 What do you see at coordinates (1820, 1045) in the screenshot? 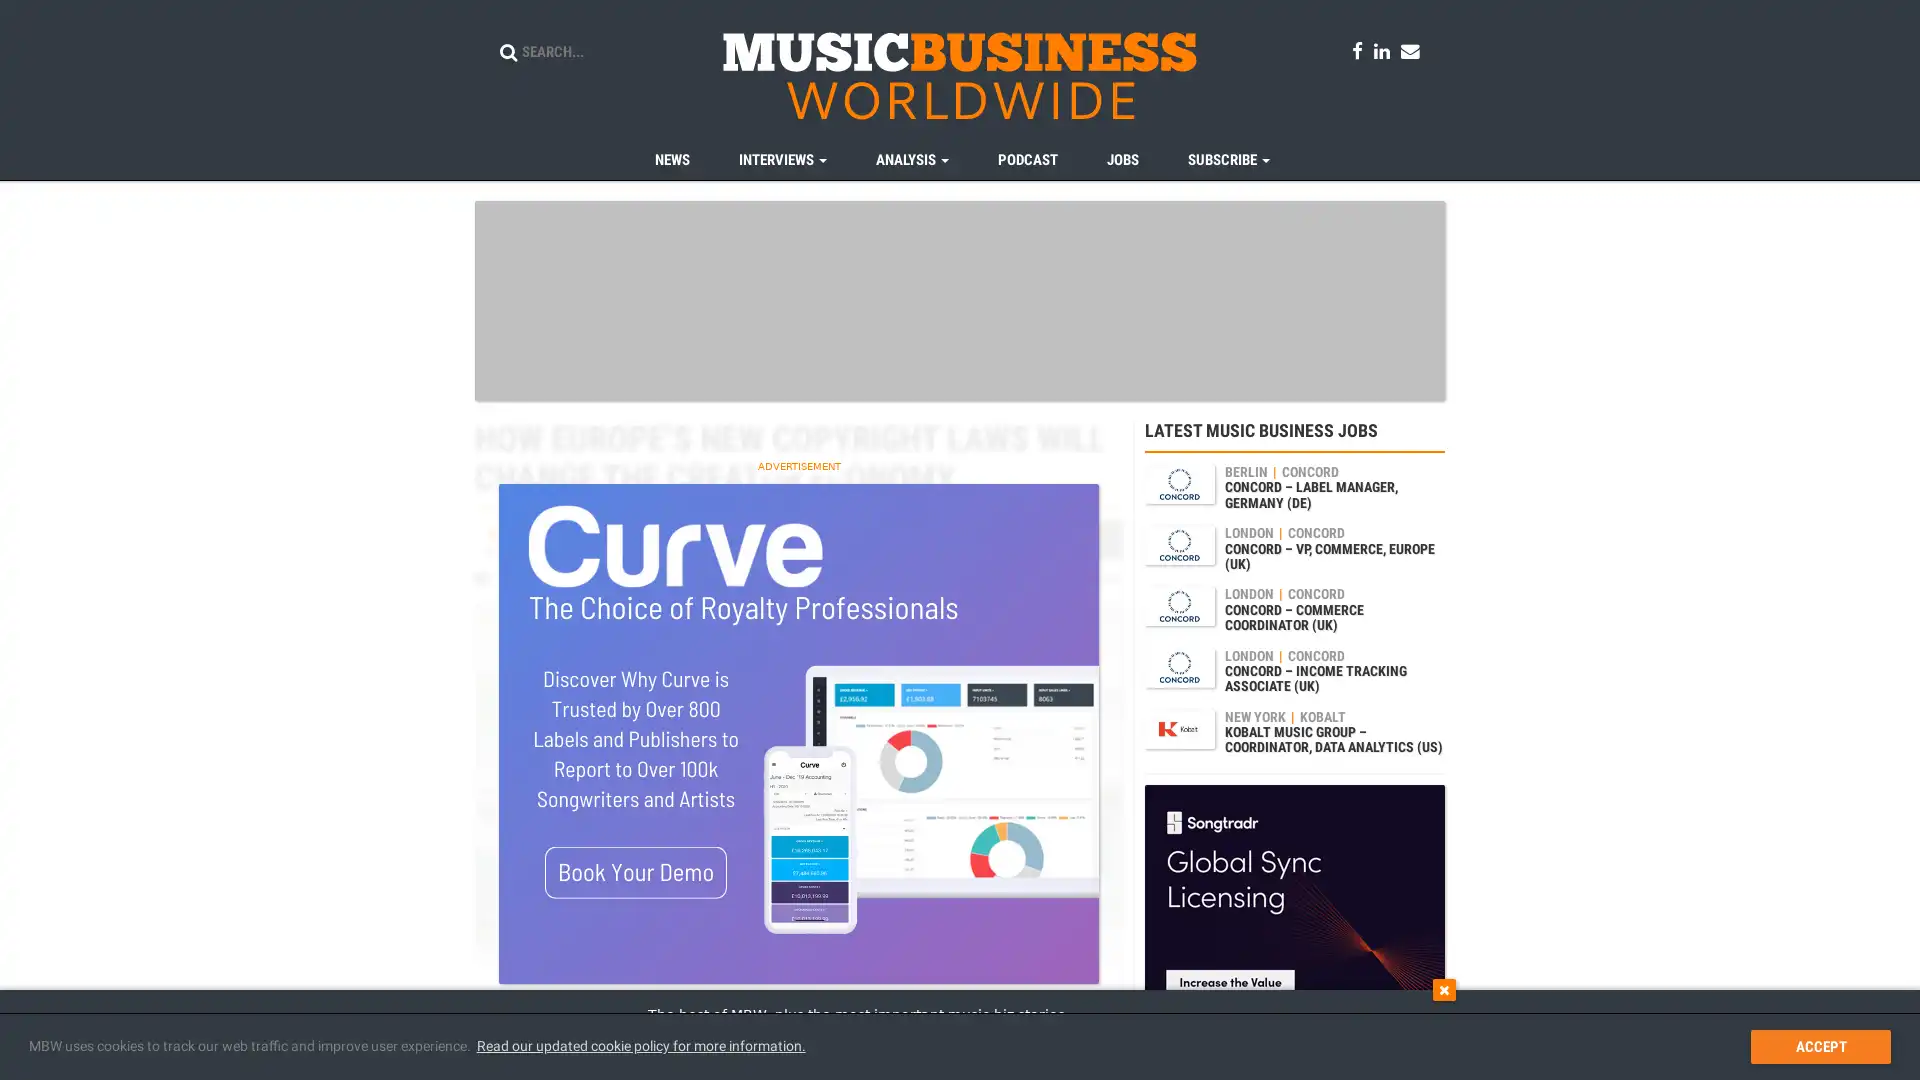
I see `dismiss cookie message` at bounding box center [1820, 1045].